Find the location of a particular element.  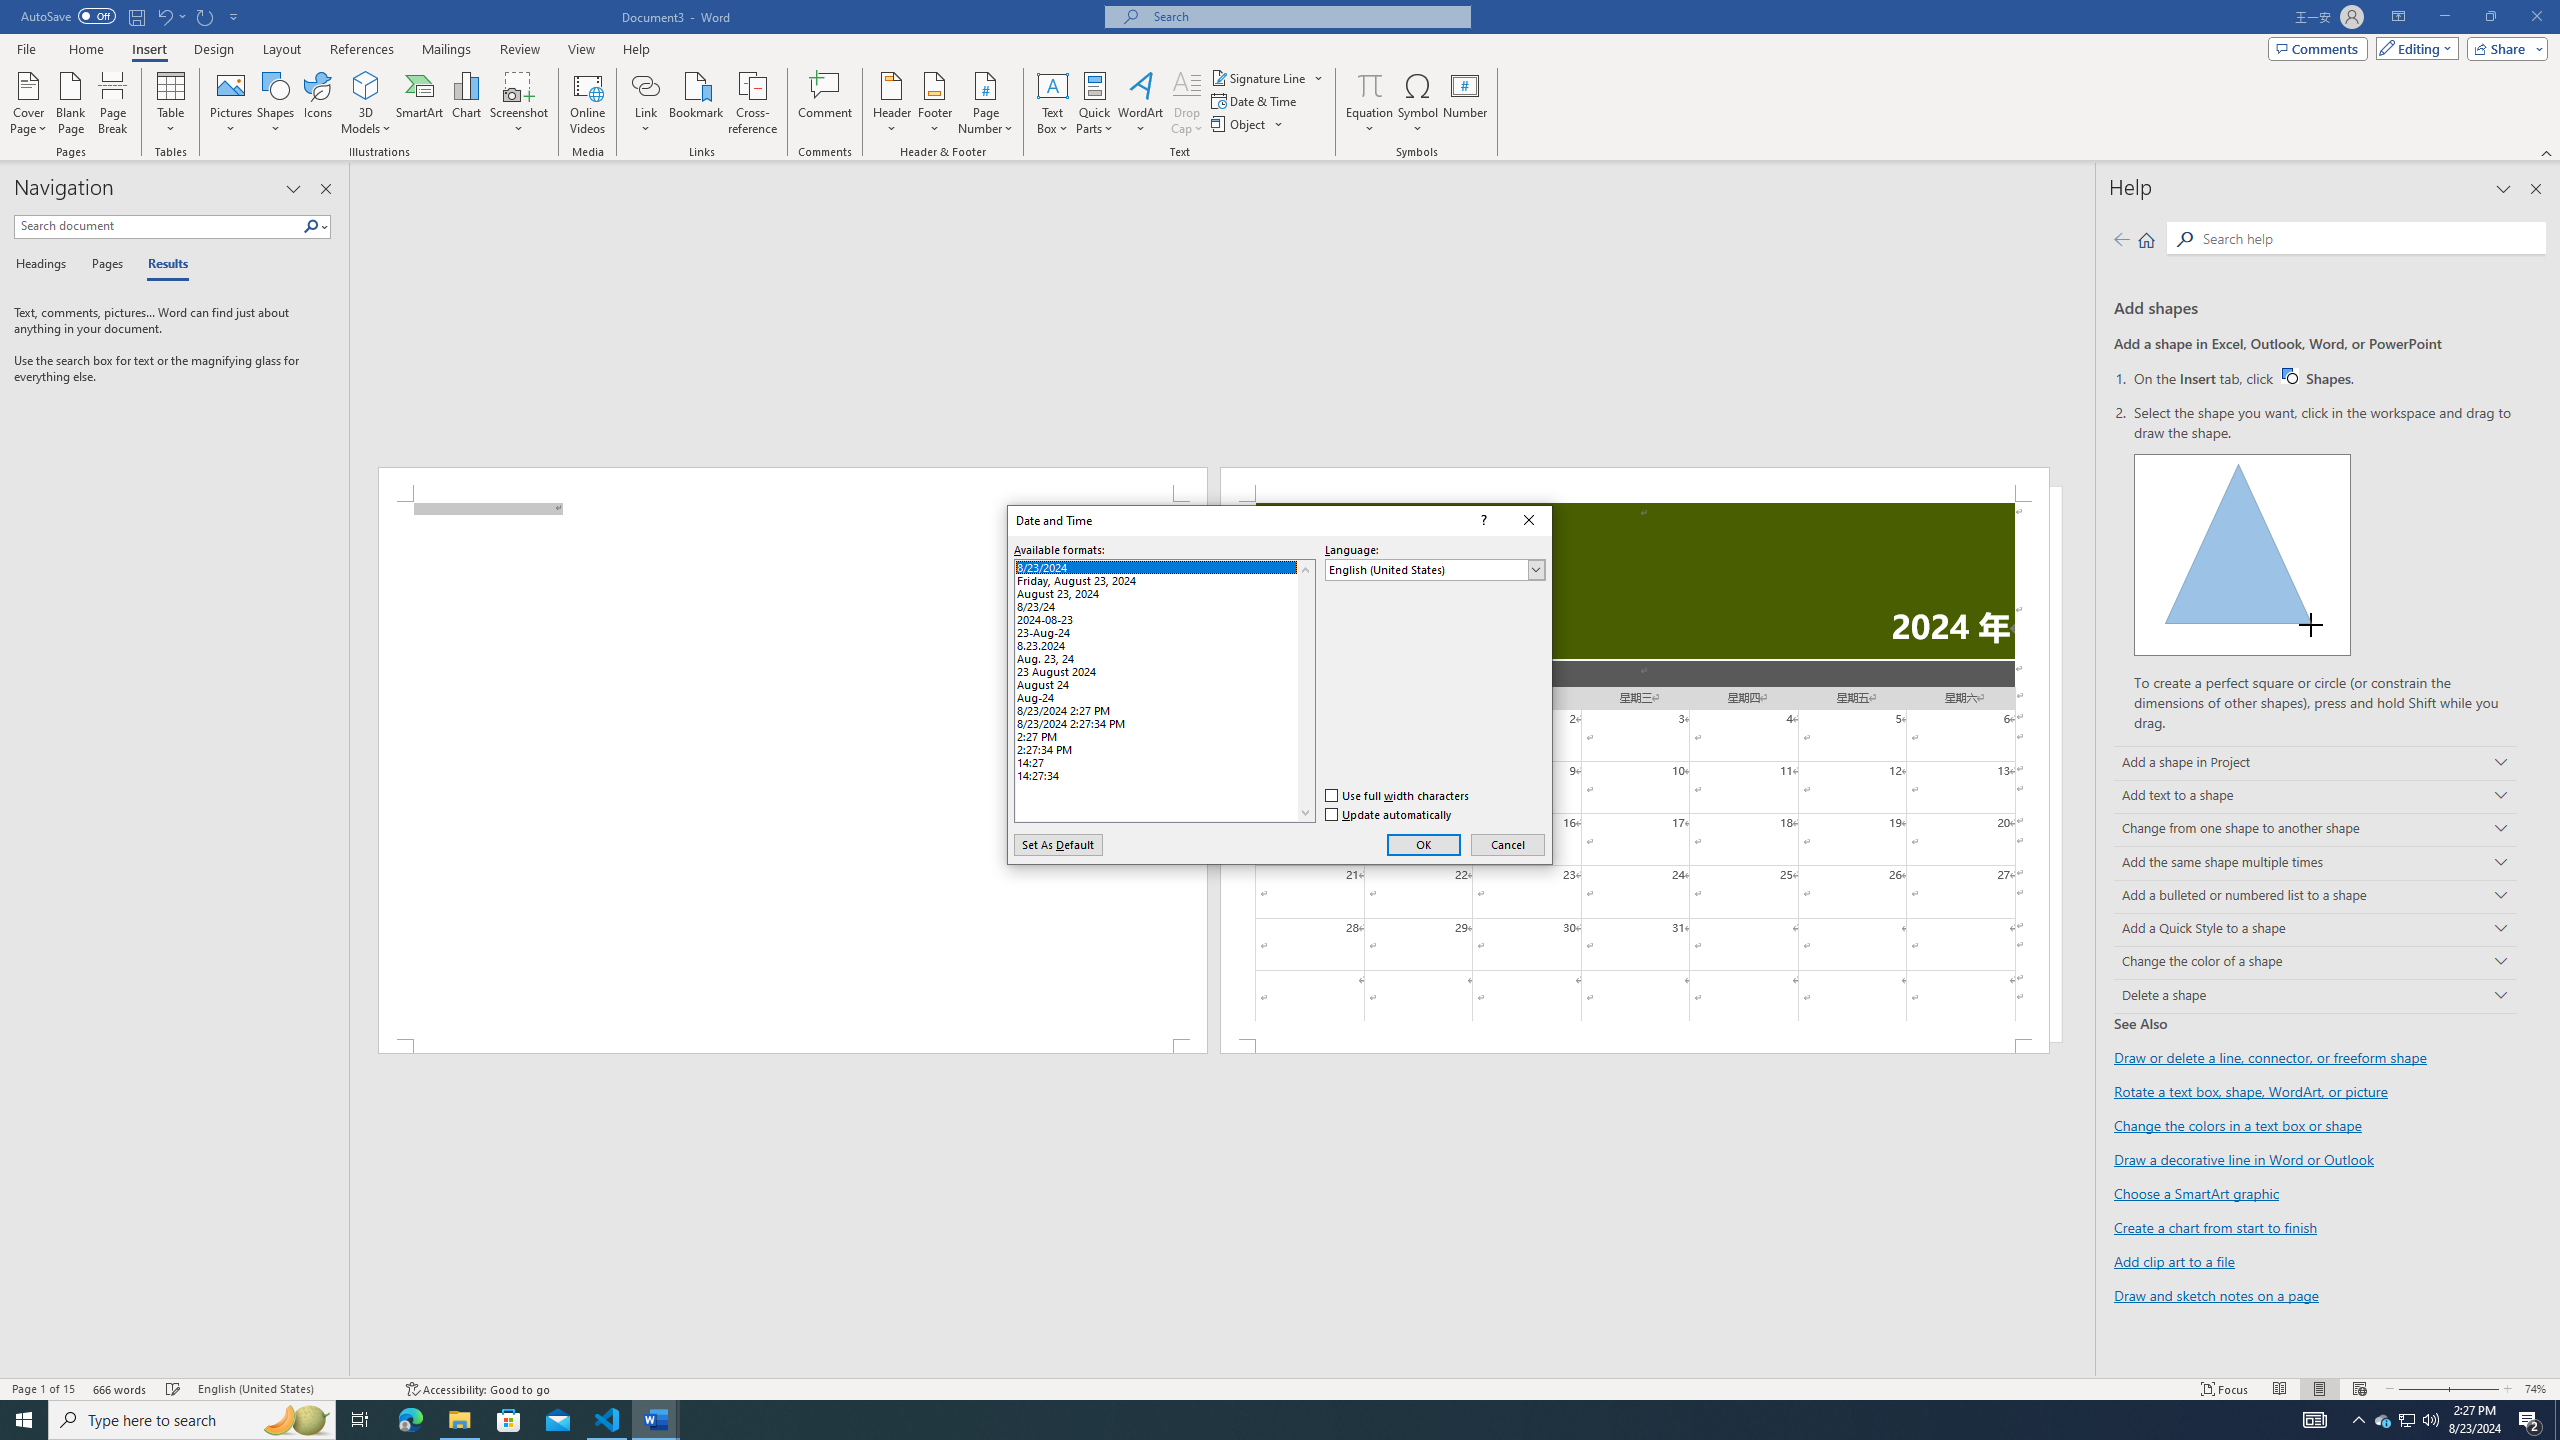

'SmartArt...' is located at coordinates (419, 103).